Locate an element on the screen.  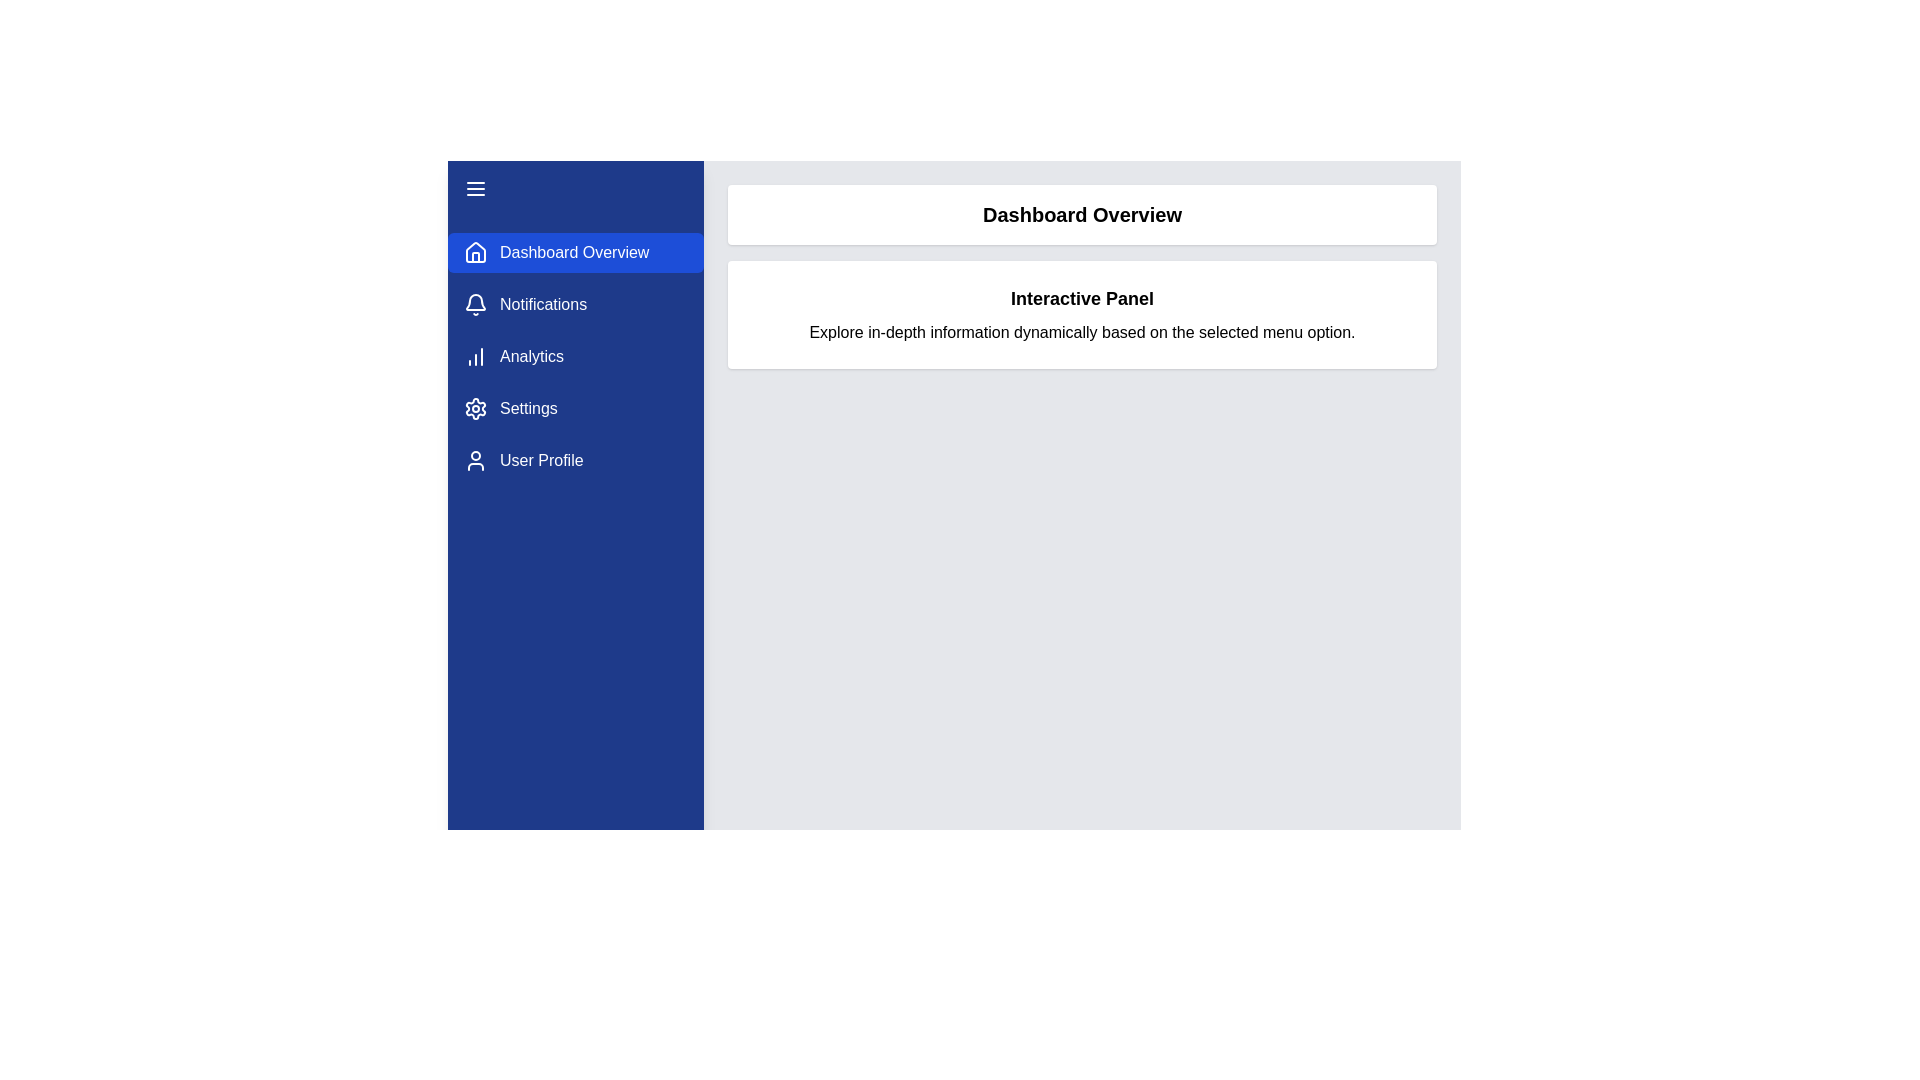
the 'Analytics' menu item in the navigation bar is located at coordinates (575, 356).